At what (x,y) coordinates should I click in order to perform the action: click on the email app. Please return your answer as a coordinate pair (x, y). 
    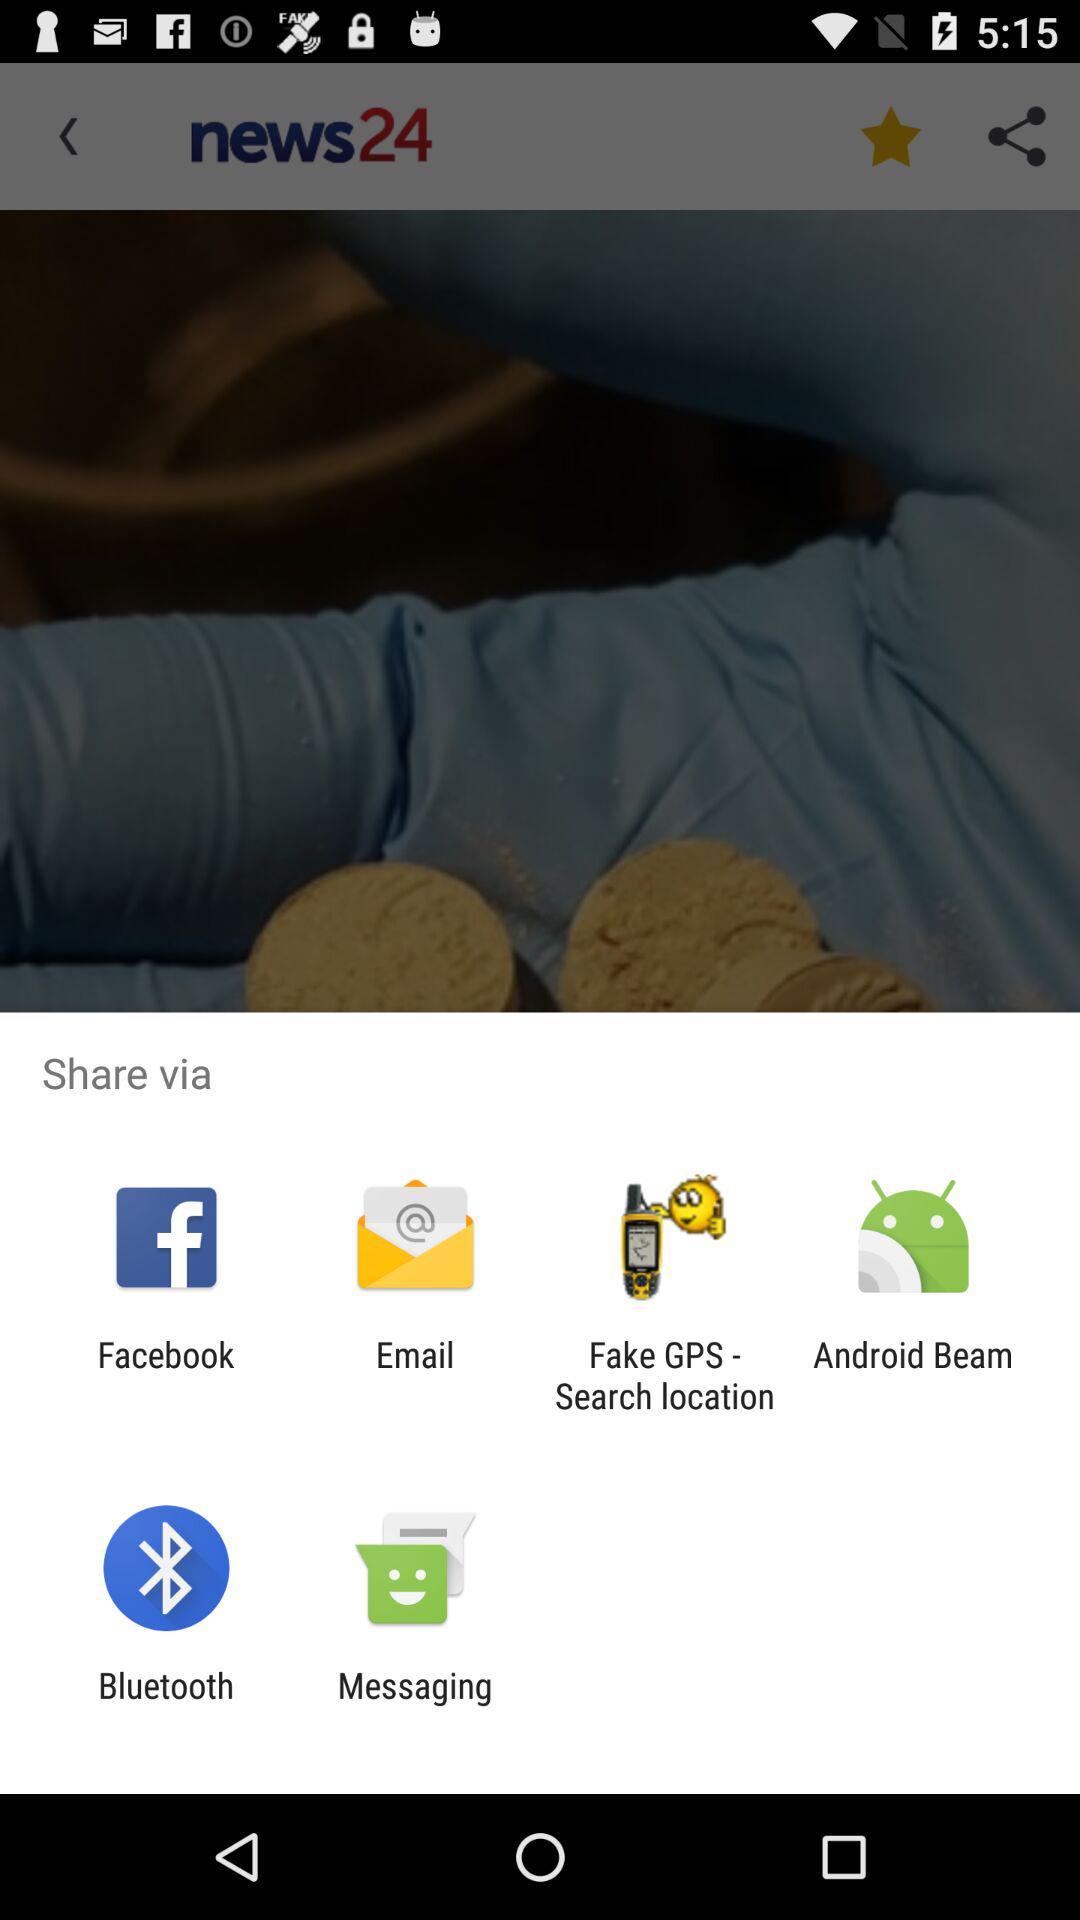
    Looking at the image, I should click on (414, 1374).